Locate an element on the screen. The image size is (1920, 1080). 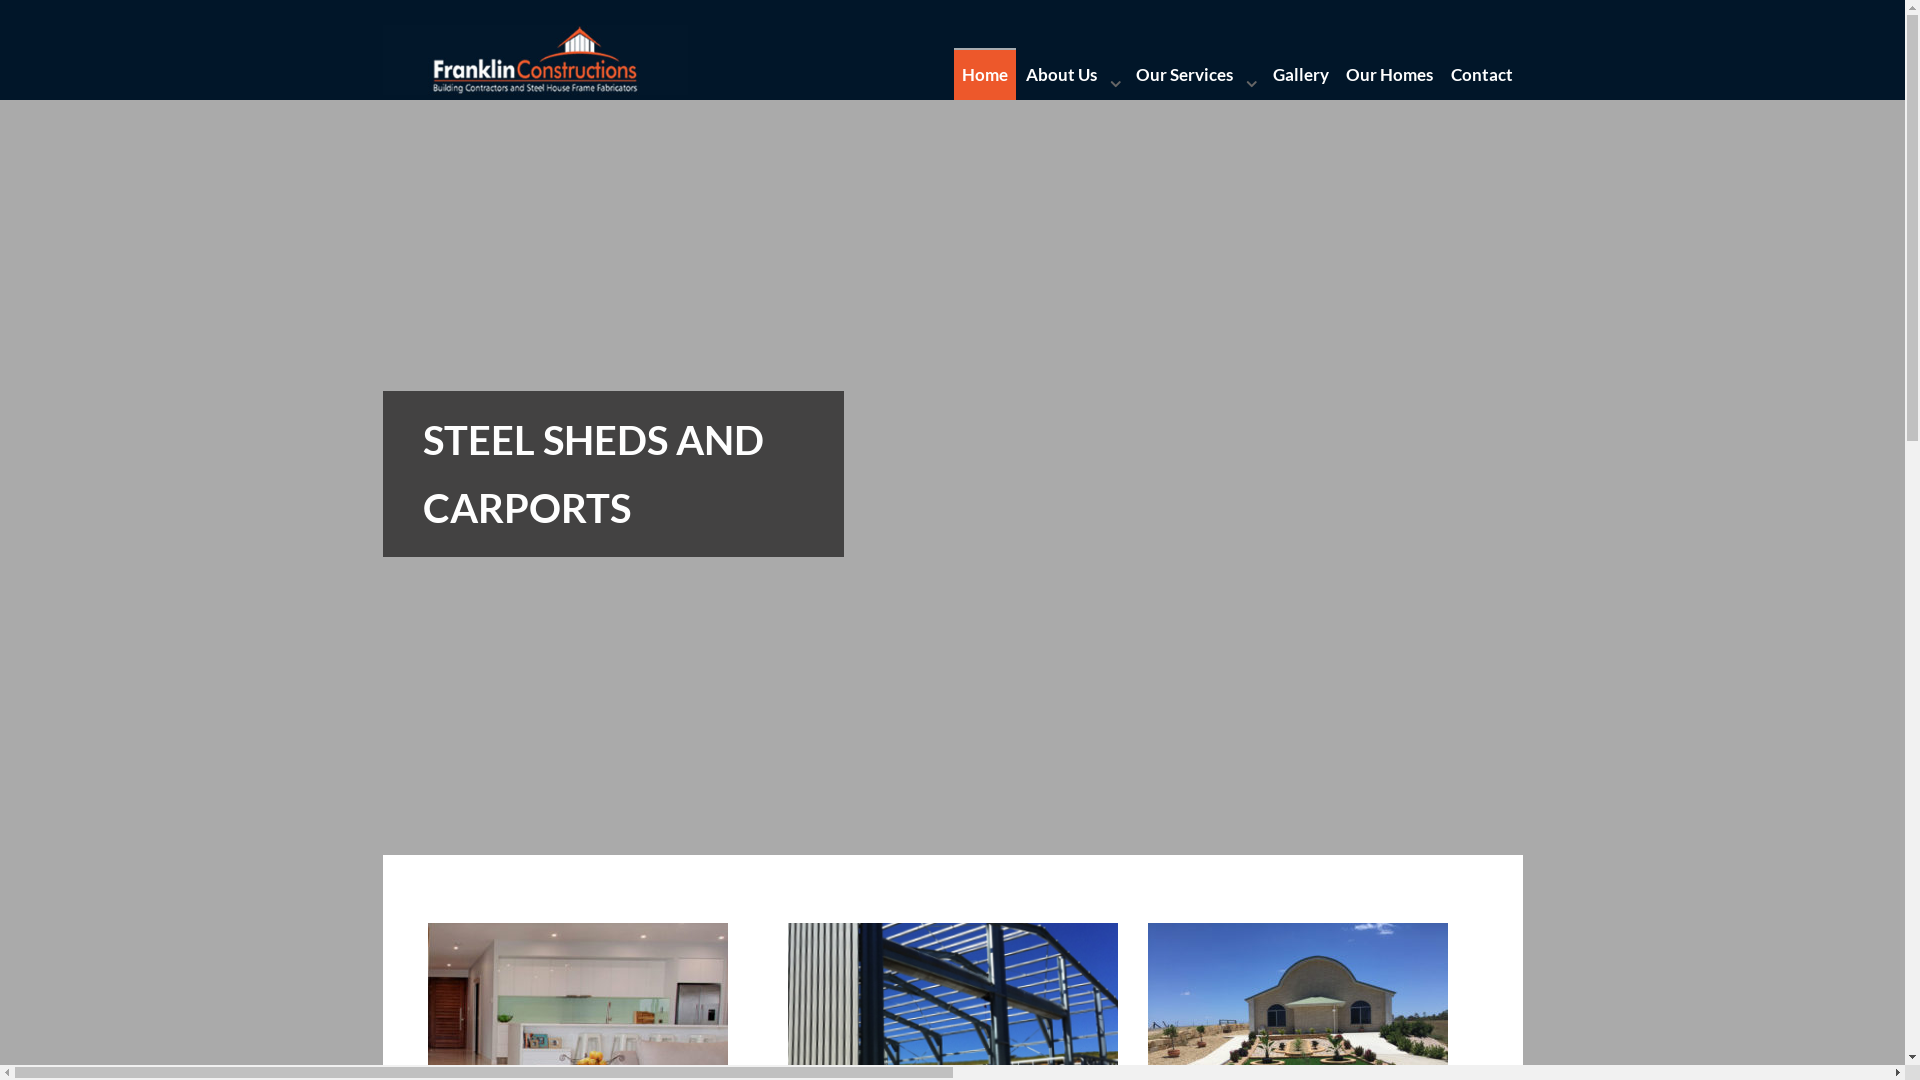
'Our Services' is located at coordinates (1195, 73).